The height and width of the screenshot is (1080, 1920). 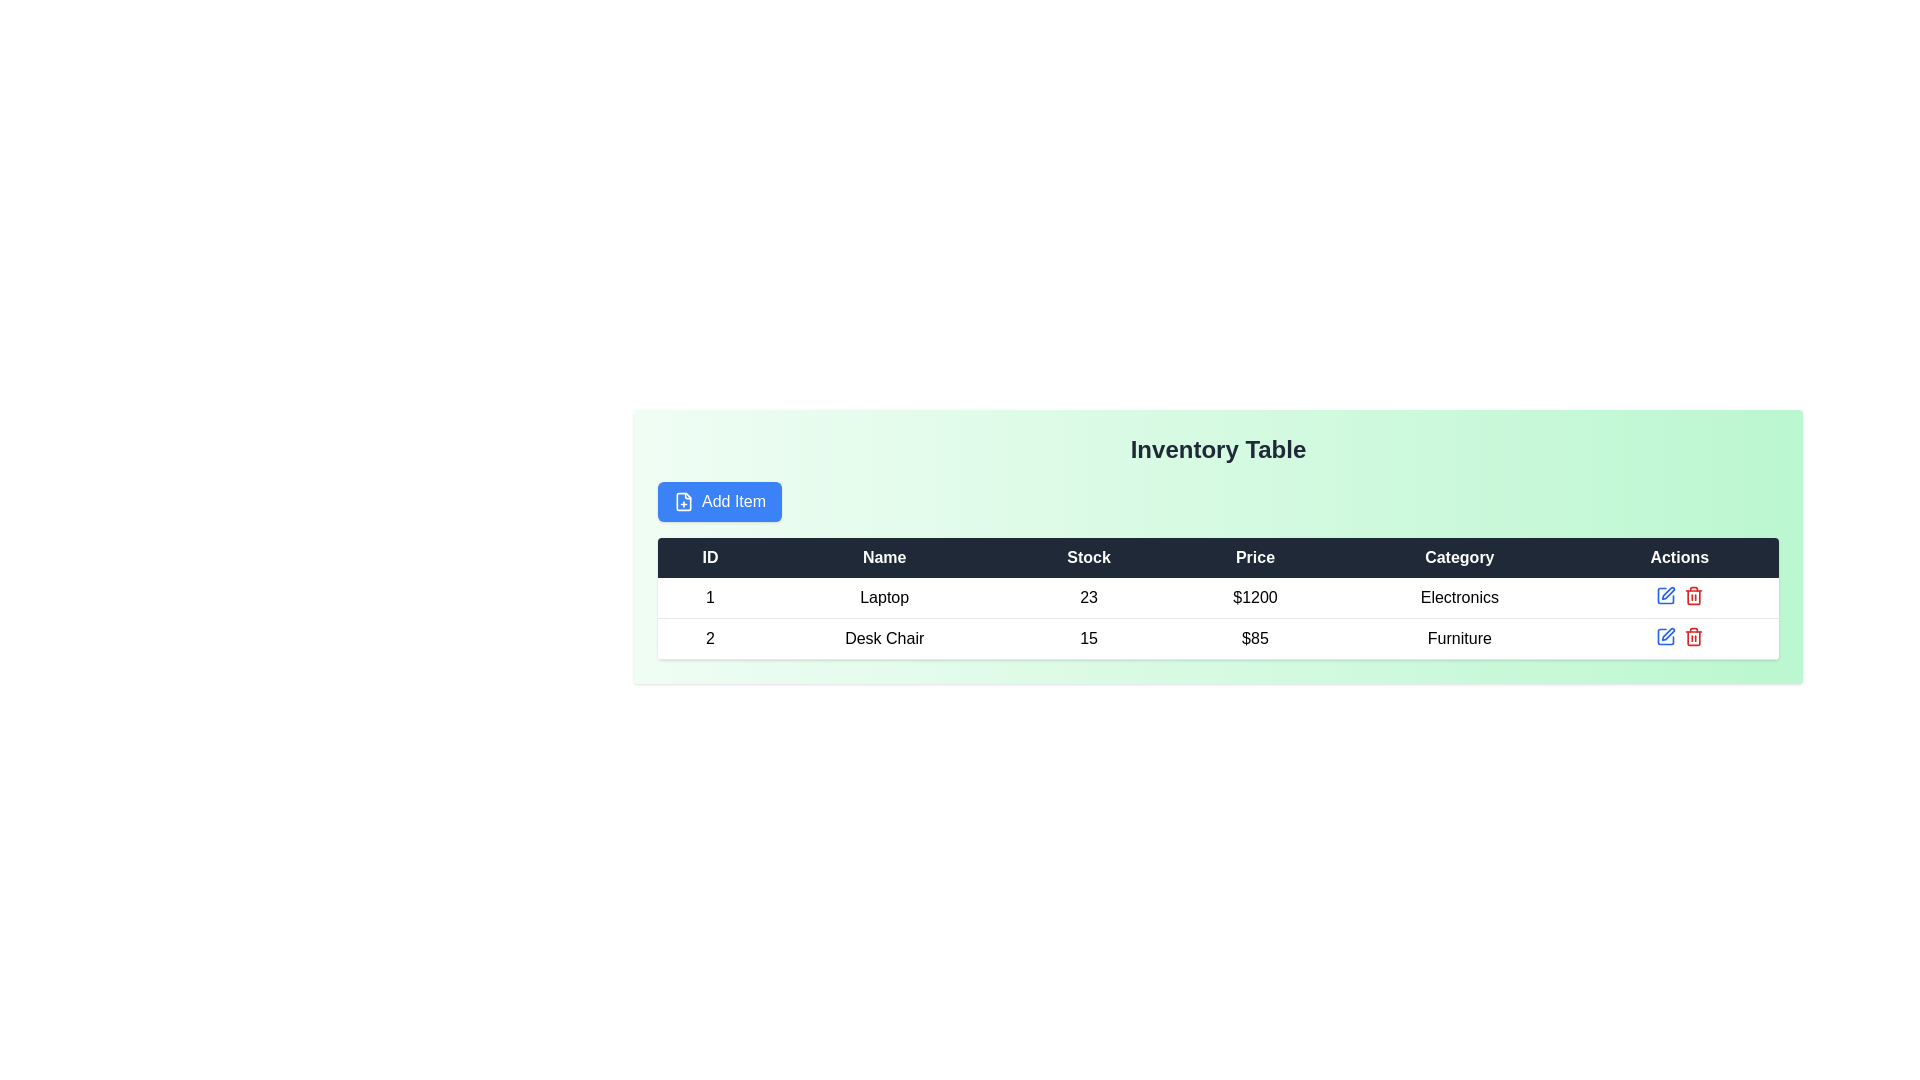 I want to click on the first row of the product table containing the fields 'ID', 'Name', 'Stock', 'Price', 'Category' and the values '1', 'Laptop', '23', '$1200', 'Electronics', so click(x=1217, y=597).